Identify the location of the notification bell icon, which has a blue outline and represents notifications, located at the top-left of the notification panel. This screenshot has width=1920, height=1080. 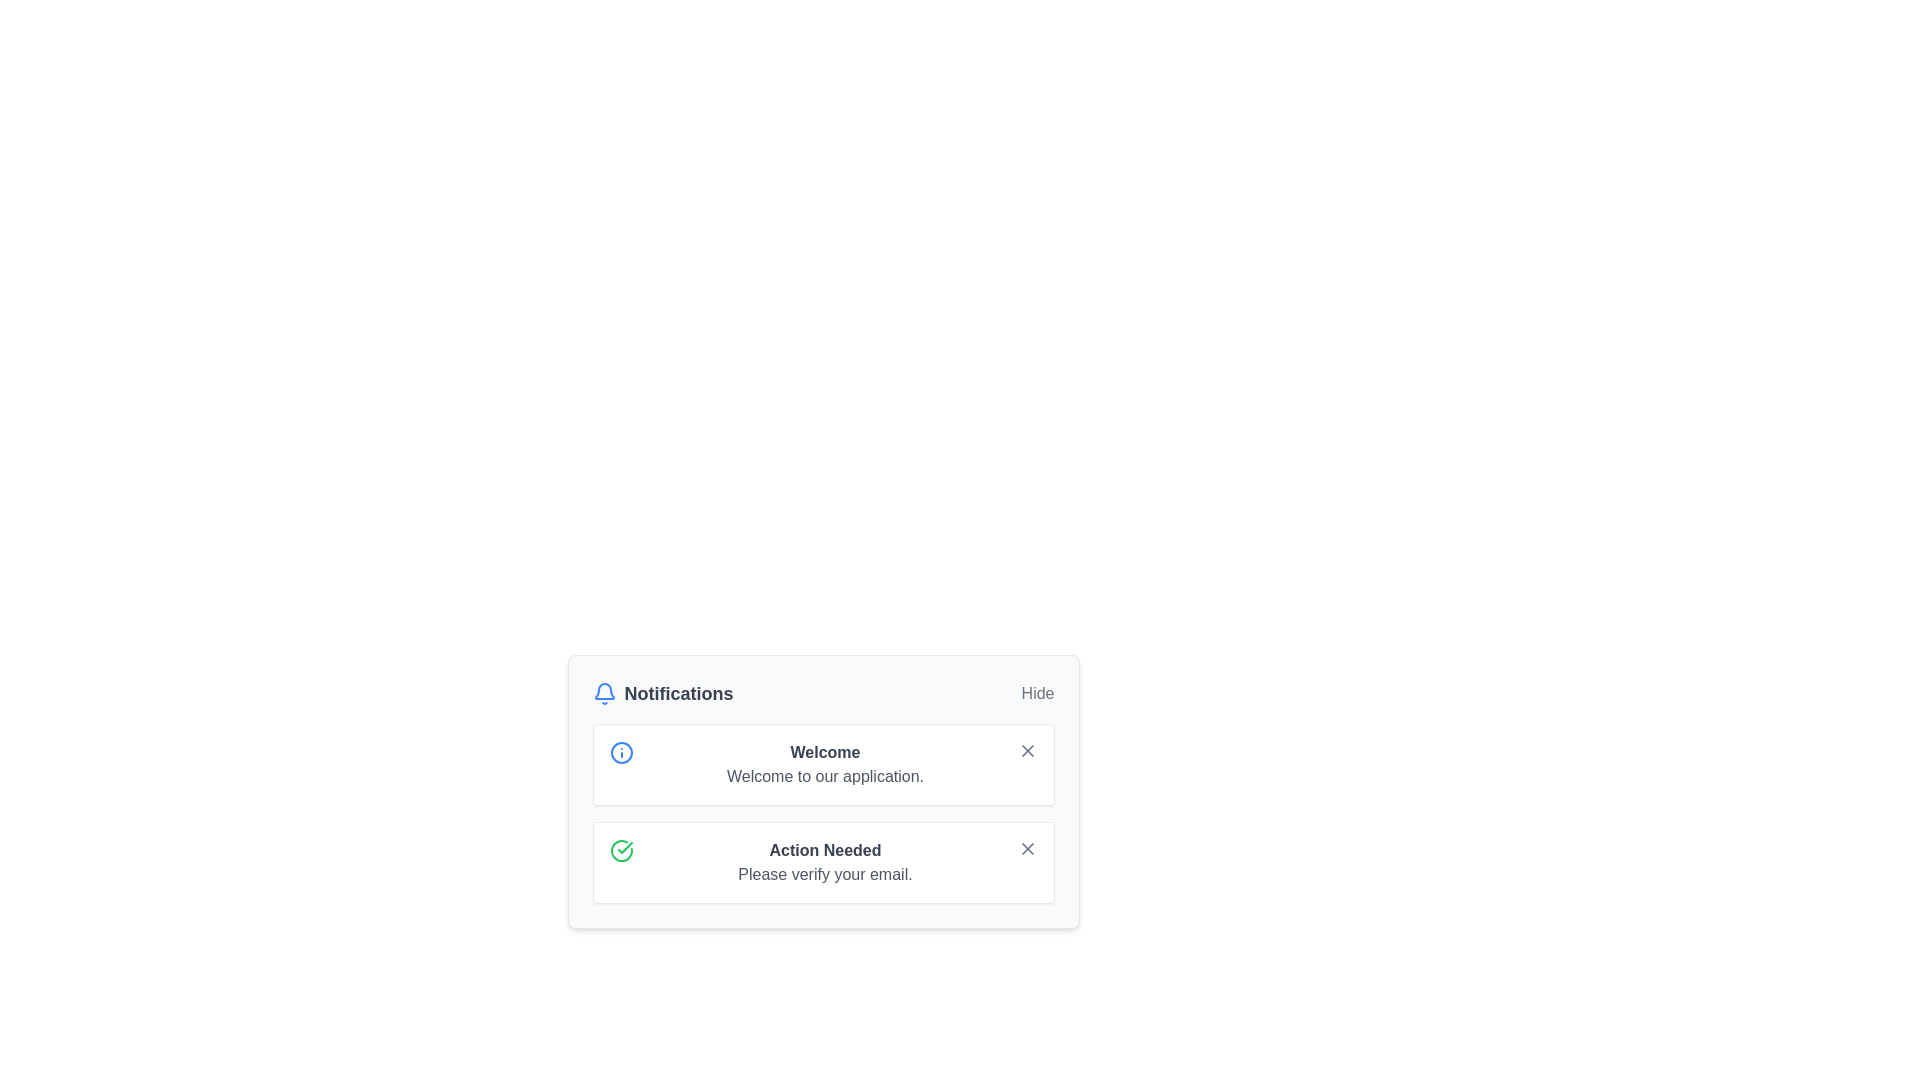
(603, 690).